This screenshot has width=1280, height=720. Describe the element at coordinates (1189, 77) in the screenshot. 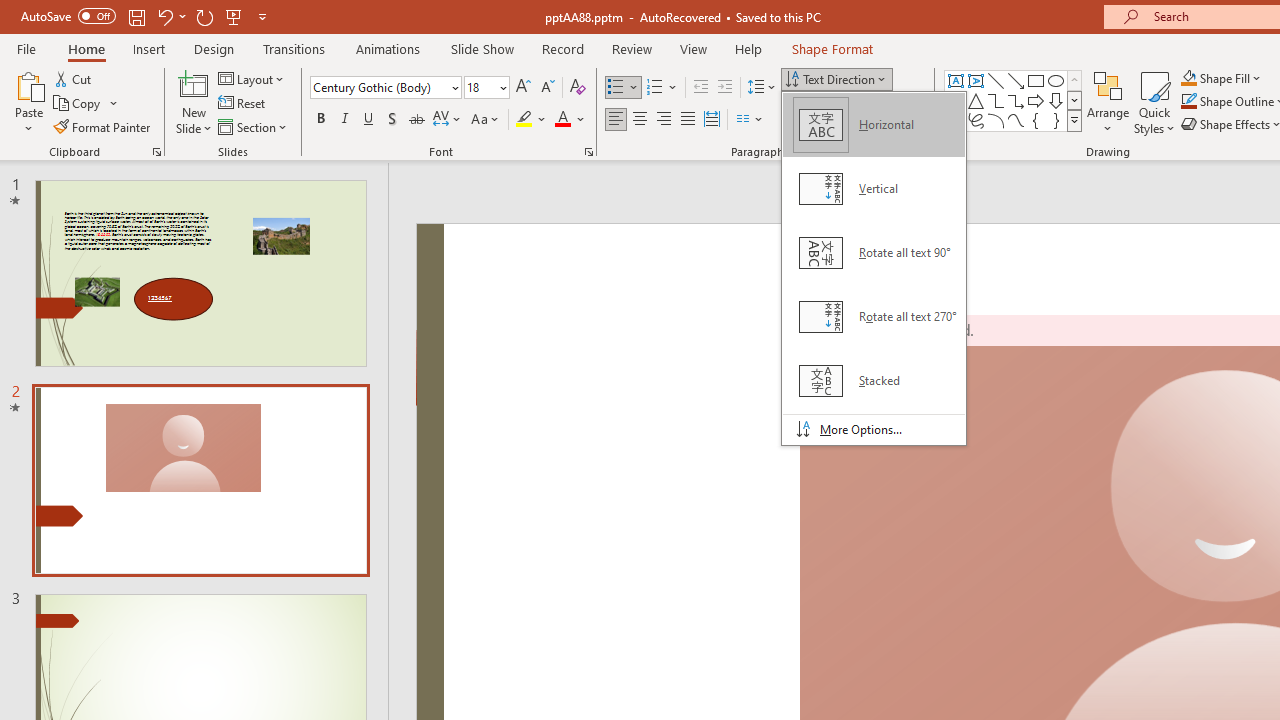

I see `'Shape Fill Aqua, Accent 2'` at that location.